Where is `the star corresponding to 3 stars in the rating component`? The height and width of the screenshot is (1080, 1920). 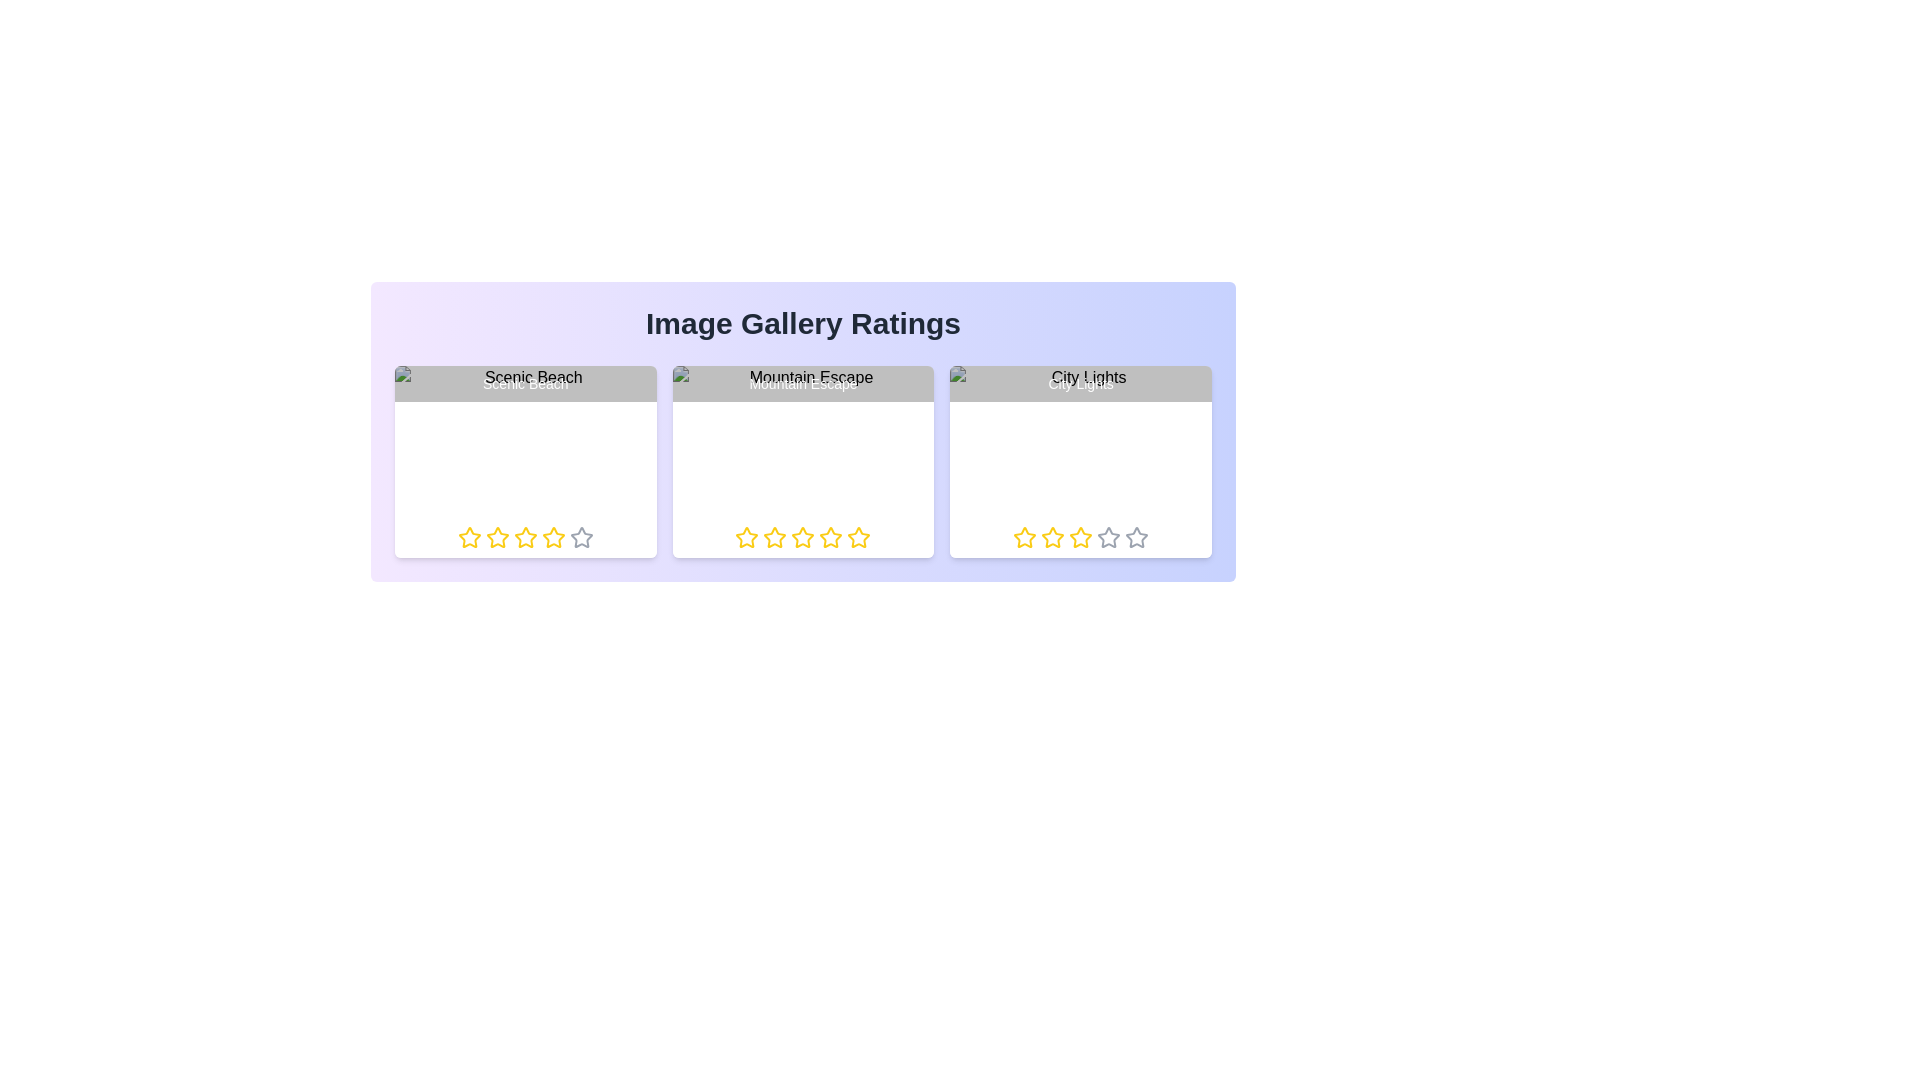
the star corresponding to 3 stars in the rating component is located at coordinates (525, 536).